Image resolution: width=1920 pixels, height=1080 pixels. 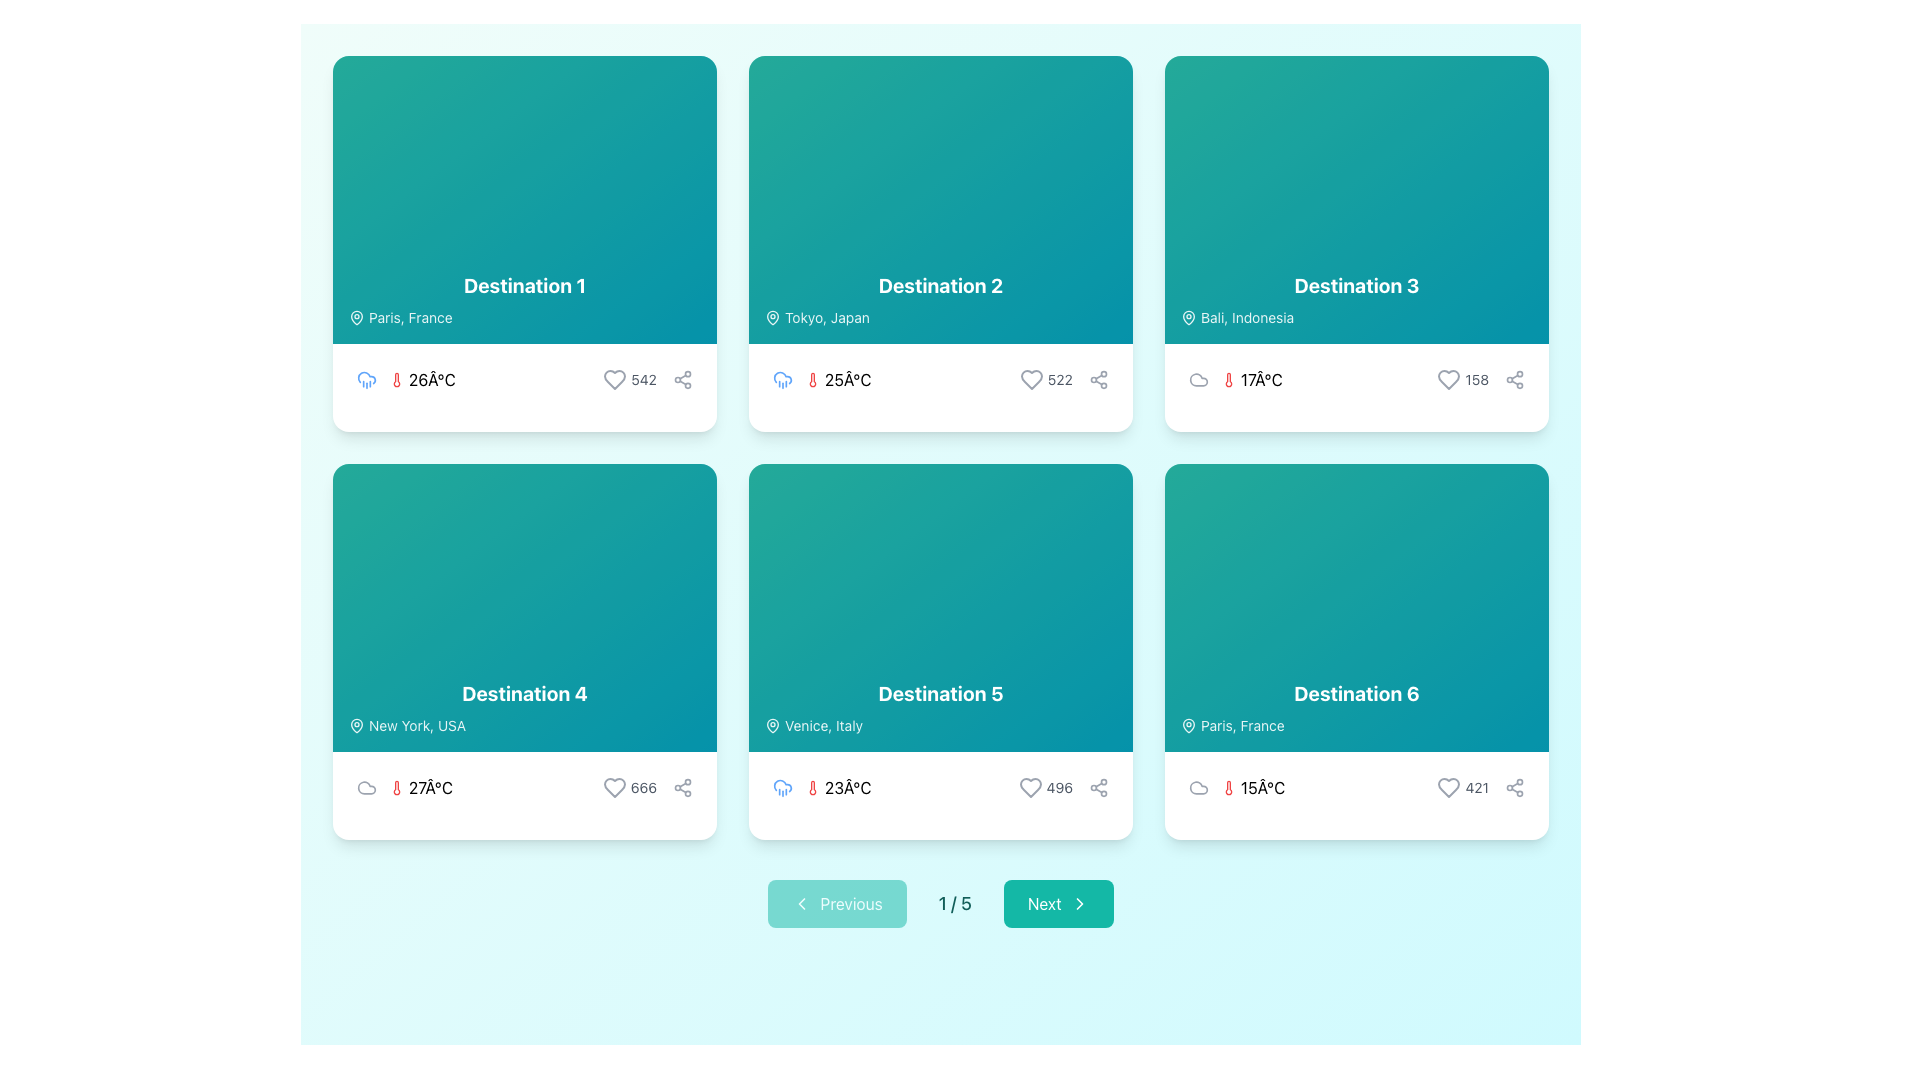 What do you see at coordinates (1045, 380) in the screenshot?
I see `like count displayed next to the heart-shaped icon in the interactive group located at the bottom-right of the 'Destination 2' card` at bounding box center [1045, 380].